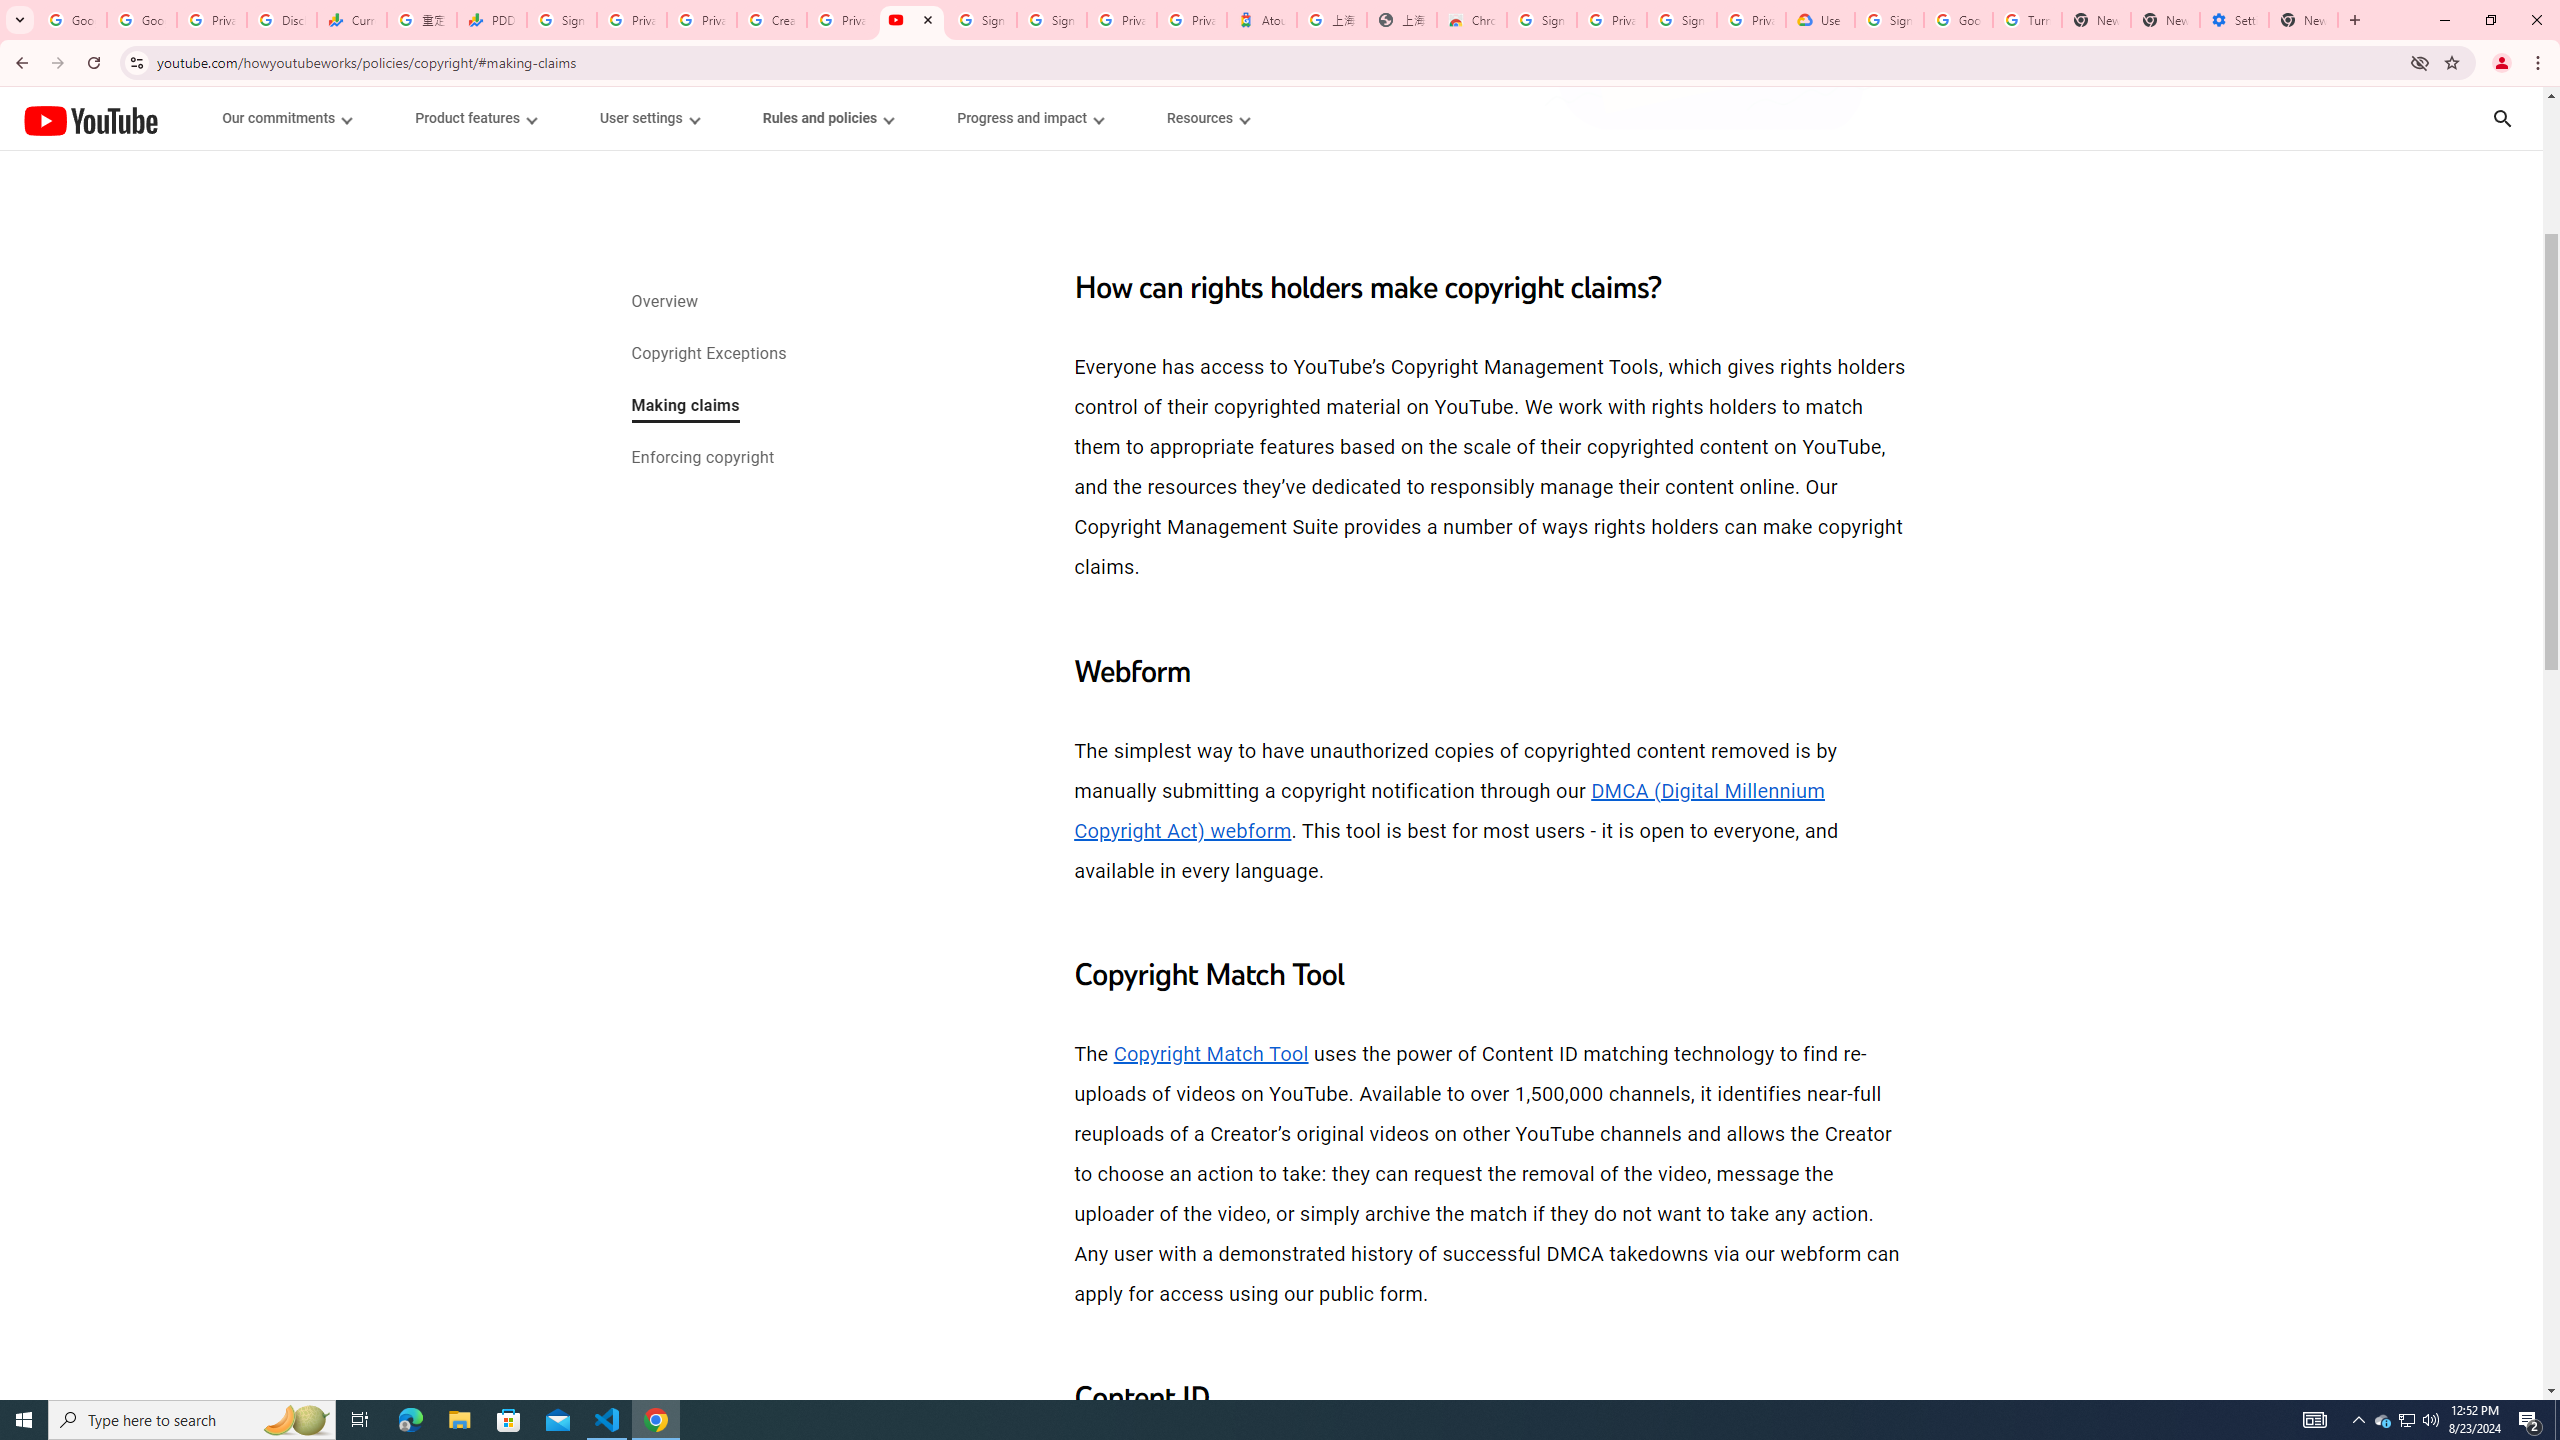 This screenshot has height=1440, width=2560. I want to click on 'Privacy Checkup', so click(701, 19).